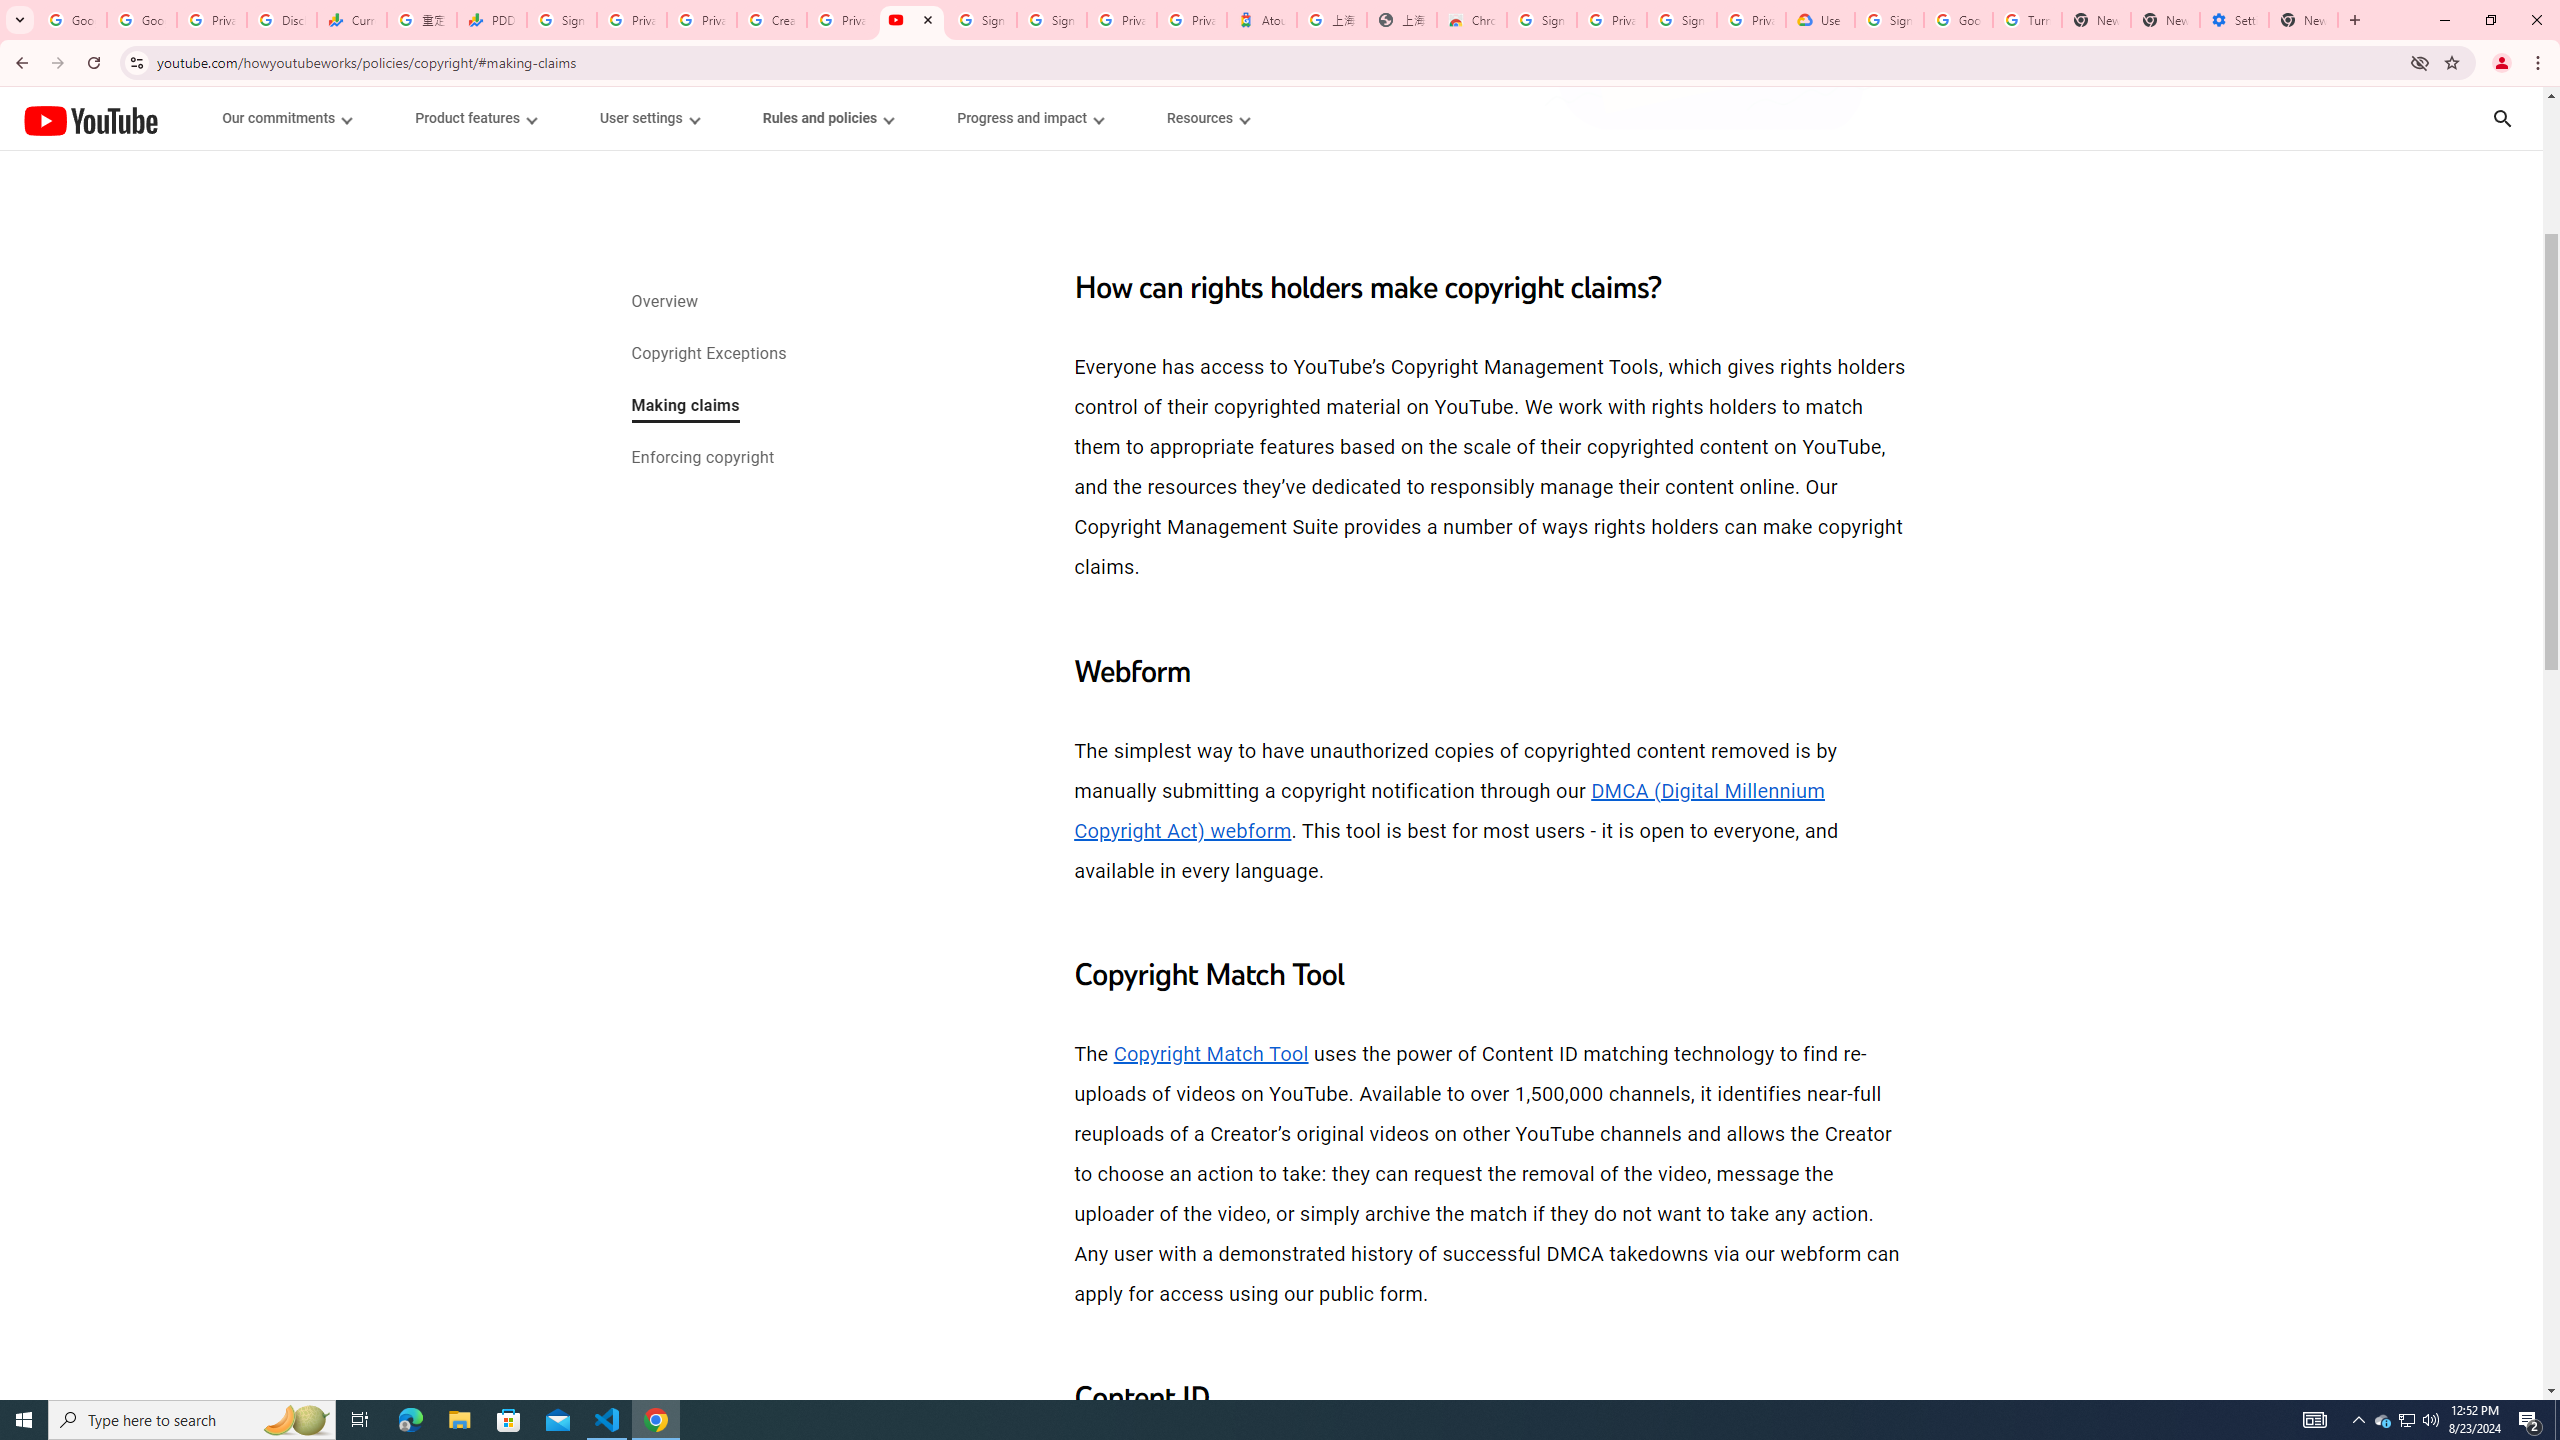 This screenshot has height=1440, width=2560. I want to click on 'Privacy Checkup', so click(701, 19).